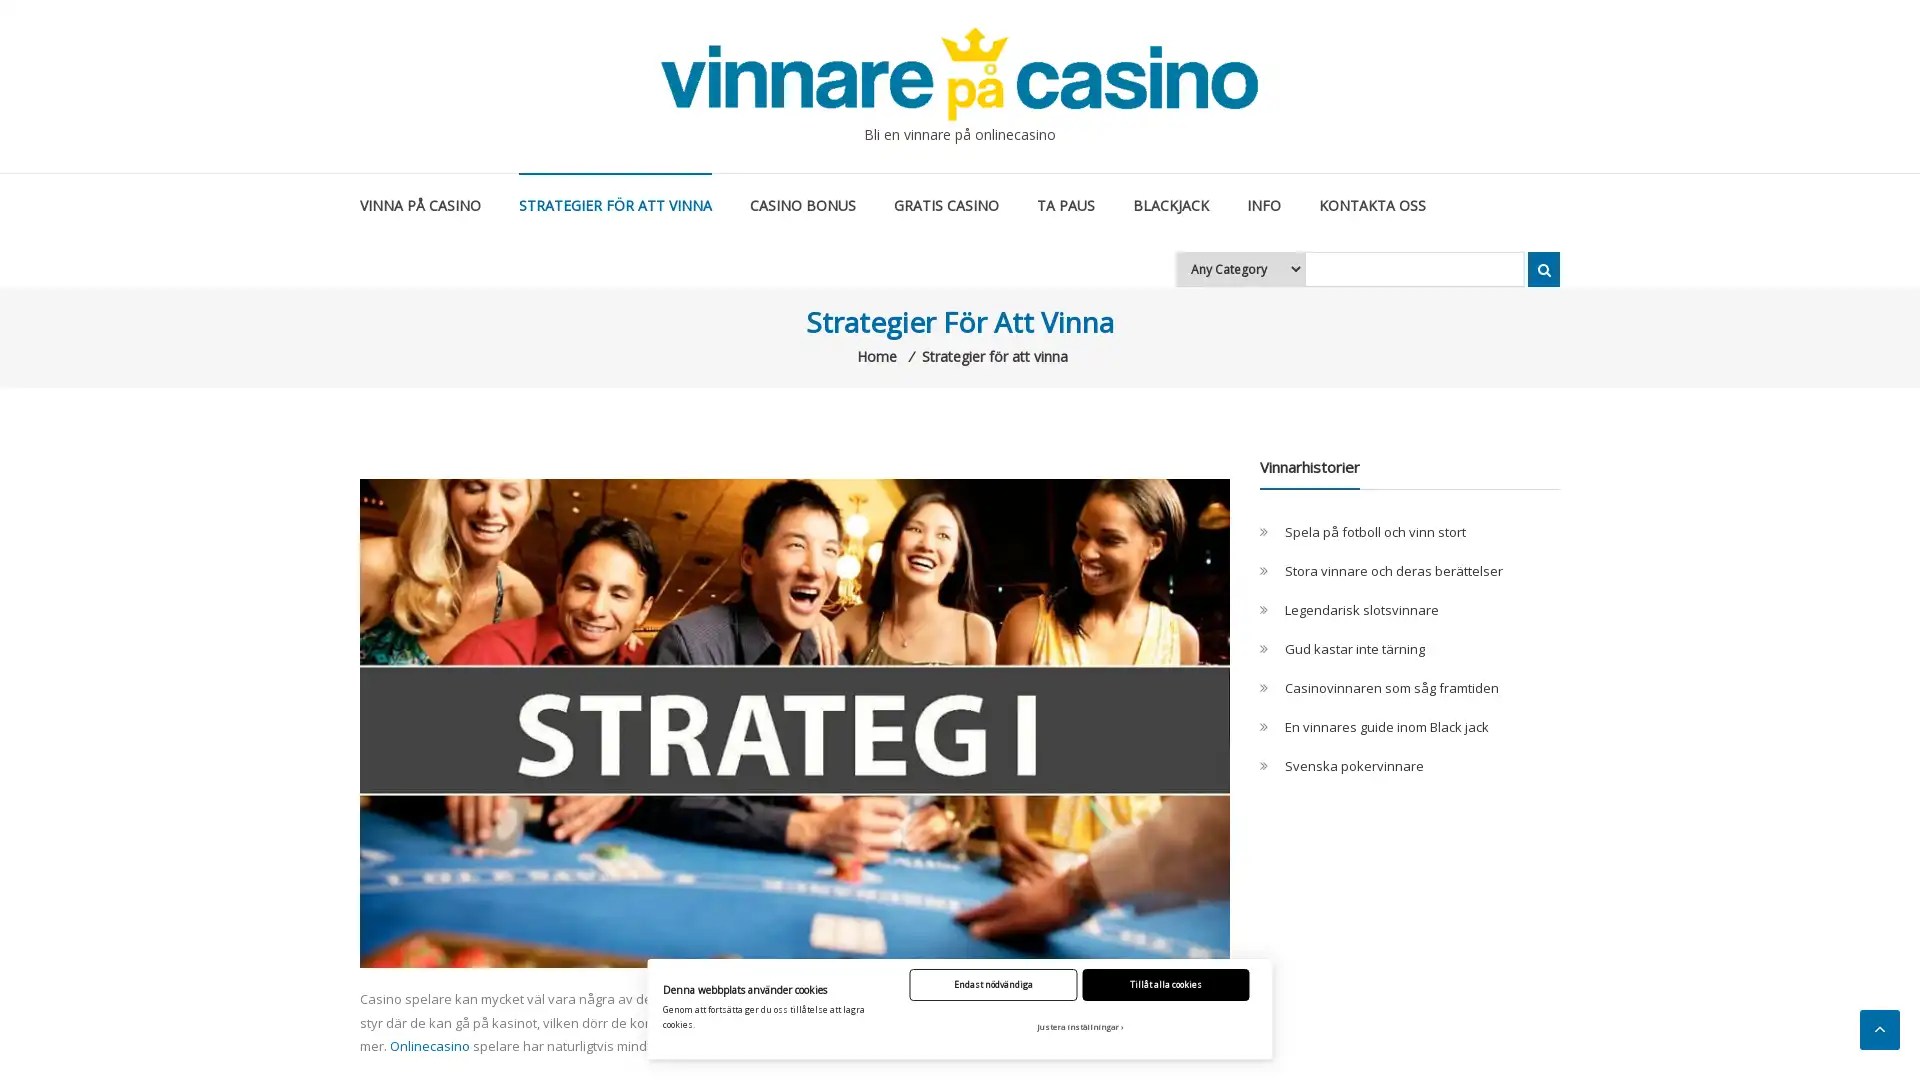 This screenshot has height=1080, width=1920. Describe the element at coordinates (1078, 1027) in the screenshot. I see `Justera installningar` at that location.